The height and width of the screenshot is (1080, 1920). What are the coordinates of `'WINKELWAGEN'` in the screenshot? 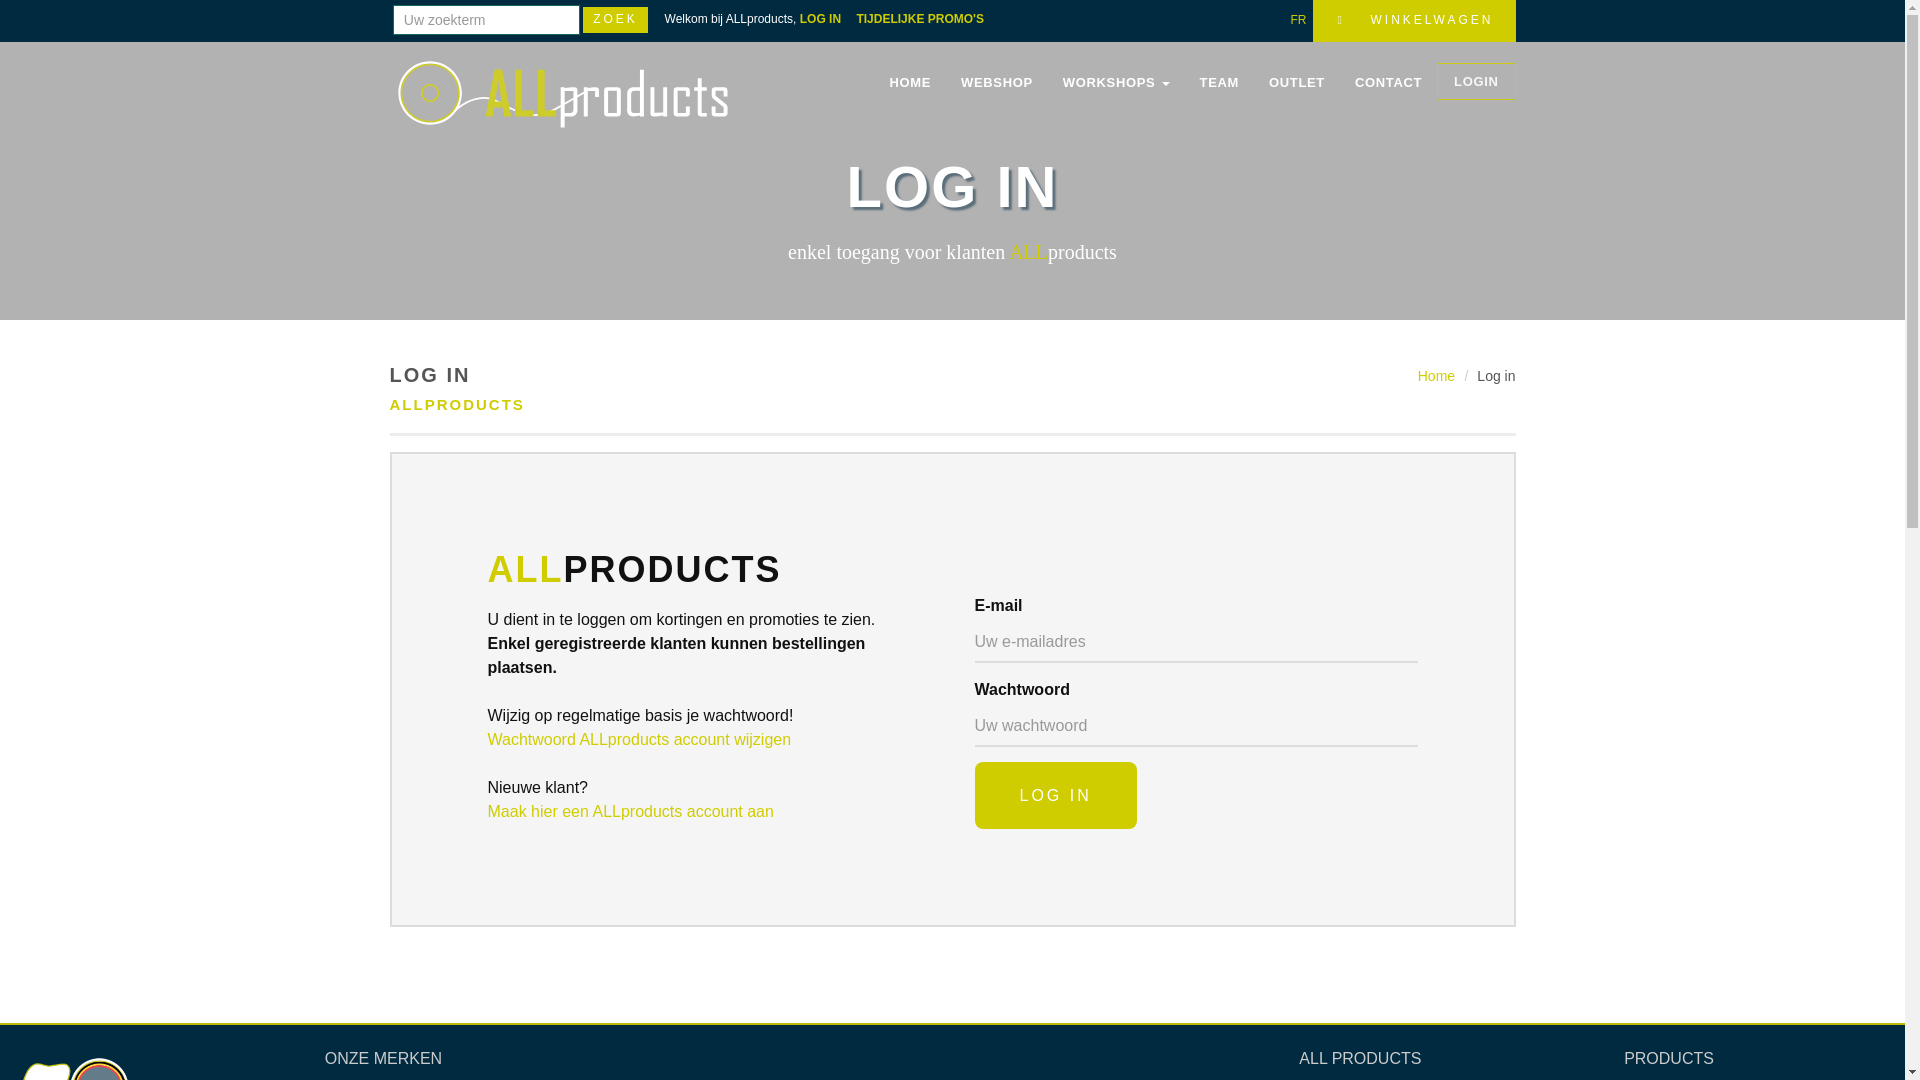 It's located at (1413, 20).